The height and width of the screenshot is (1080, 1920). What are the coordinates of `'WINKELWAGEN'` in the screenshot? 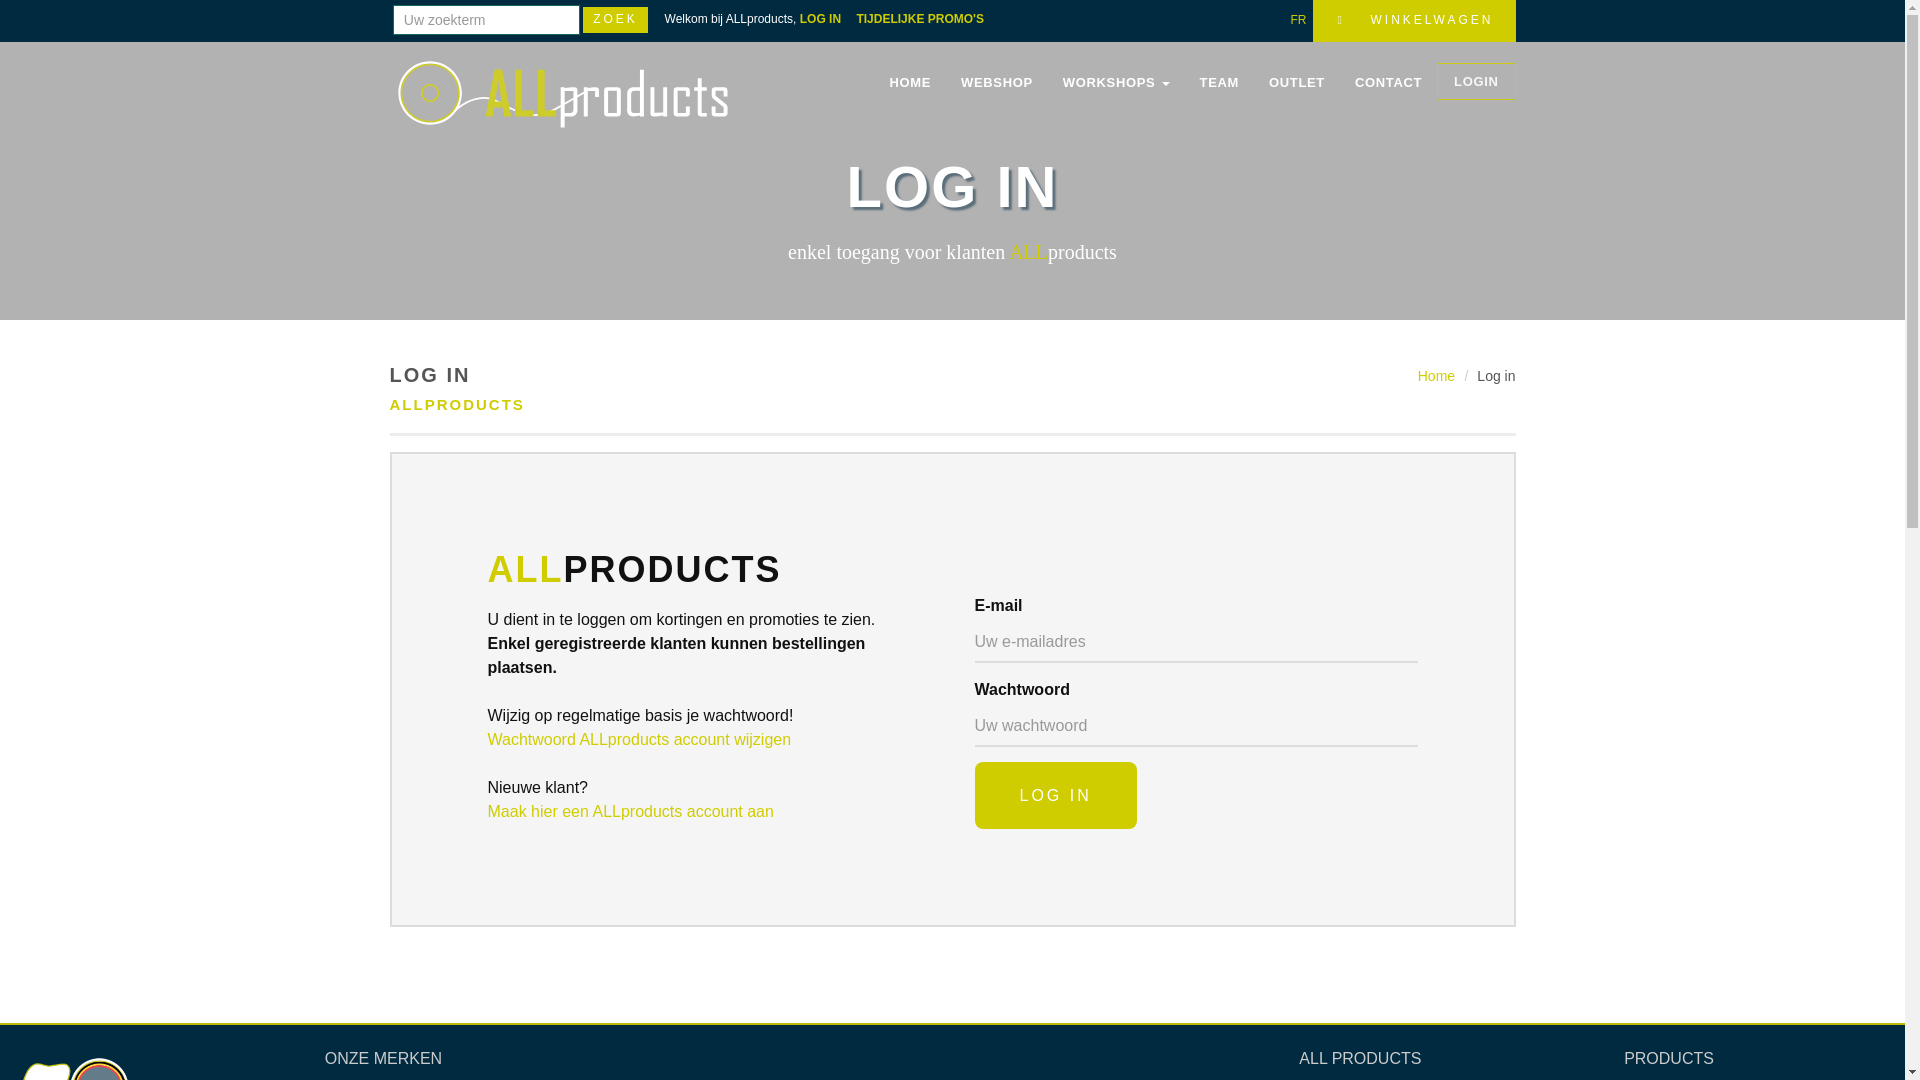 It's located at (1413, 20).